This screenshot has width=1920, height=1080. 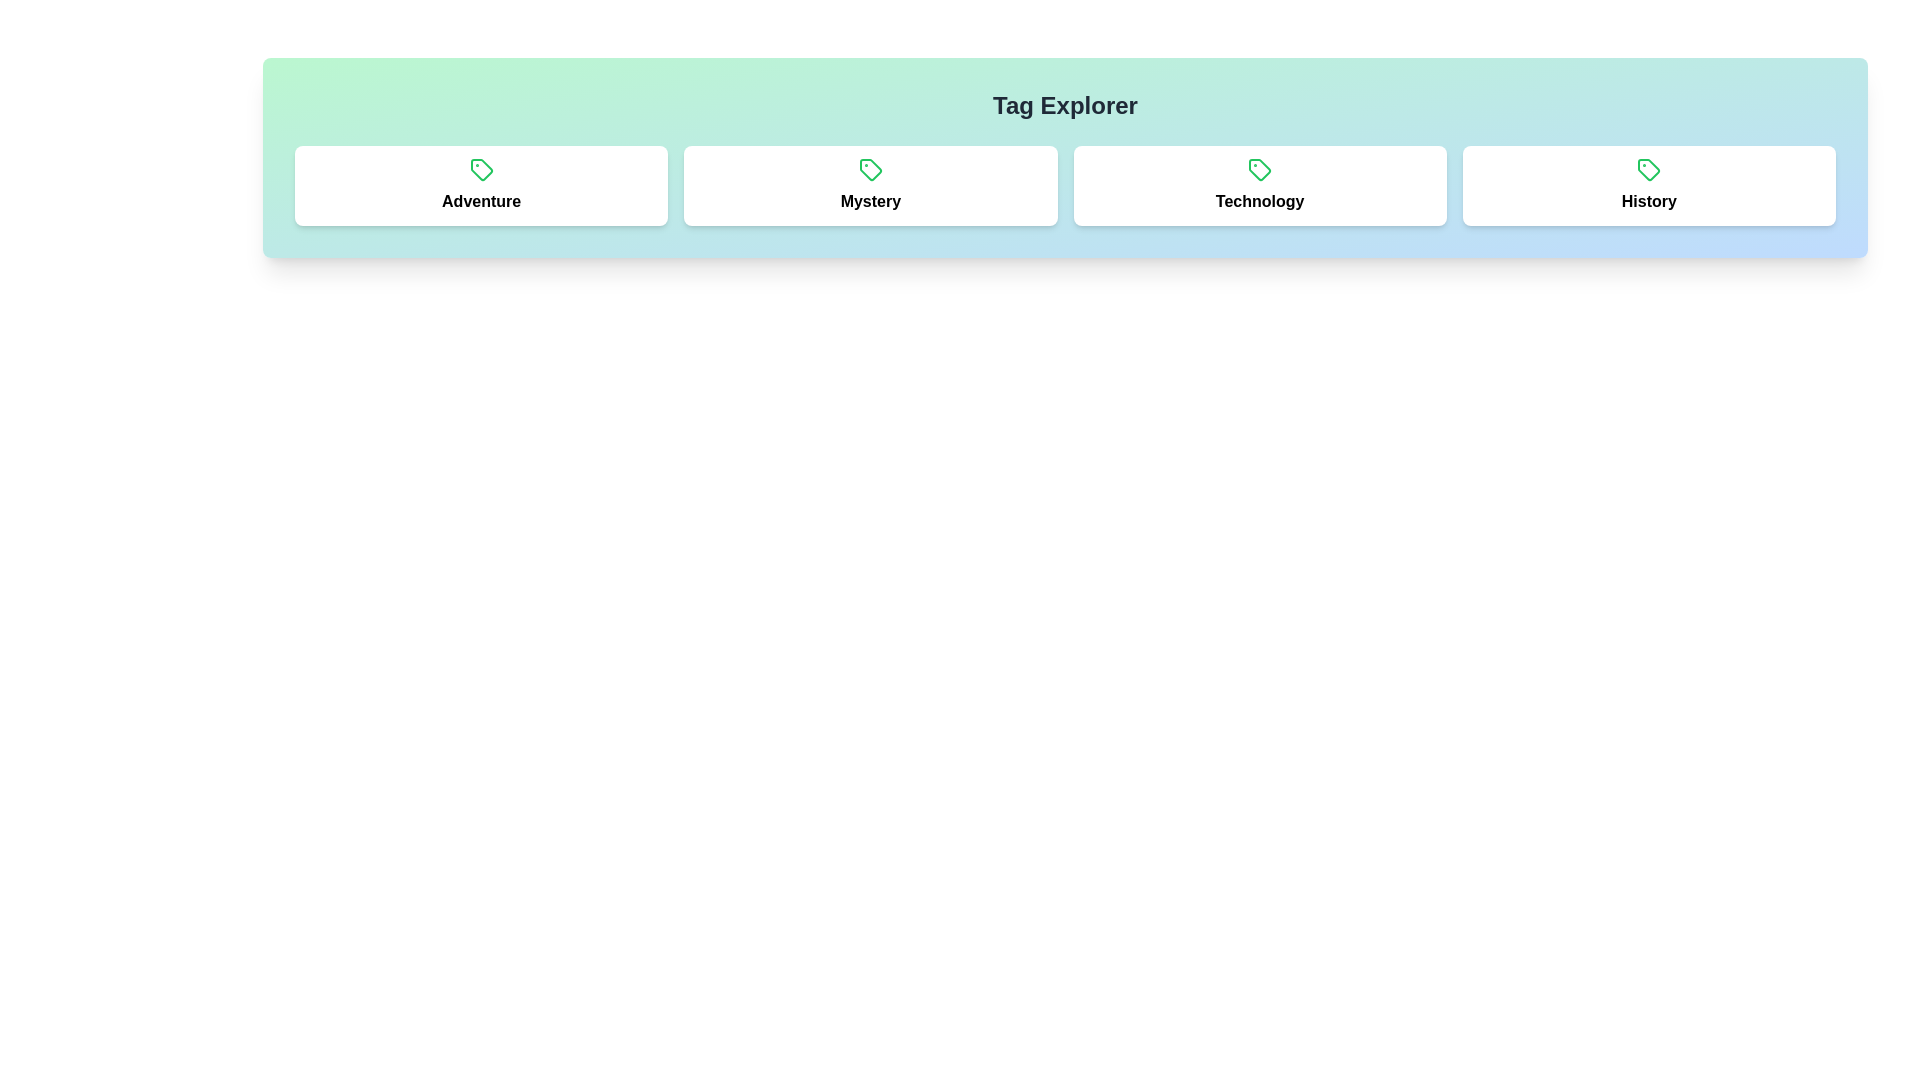 What do you see at coordinates (481, 185) in the screenshot?
I see `the 'Adventure' button, which is the first card in a grid layout and features a green tag icon above the bold 'Adventure' text, to trigger a hover effect` at bounding box center [481, 185].